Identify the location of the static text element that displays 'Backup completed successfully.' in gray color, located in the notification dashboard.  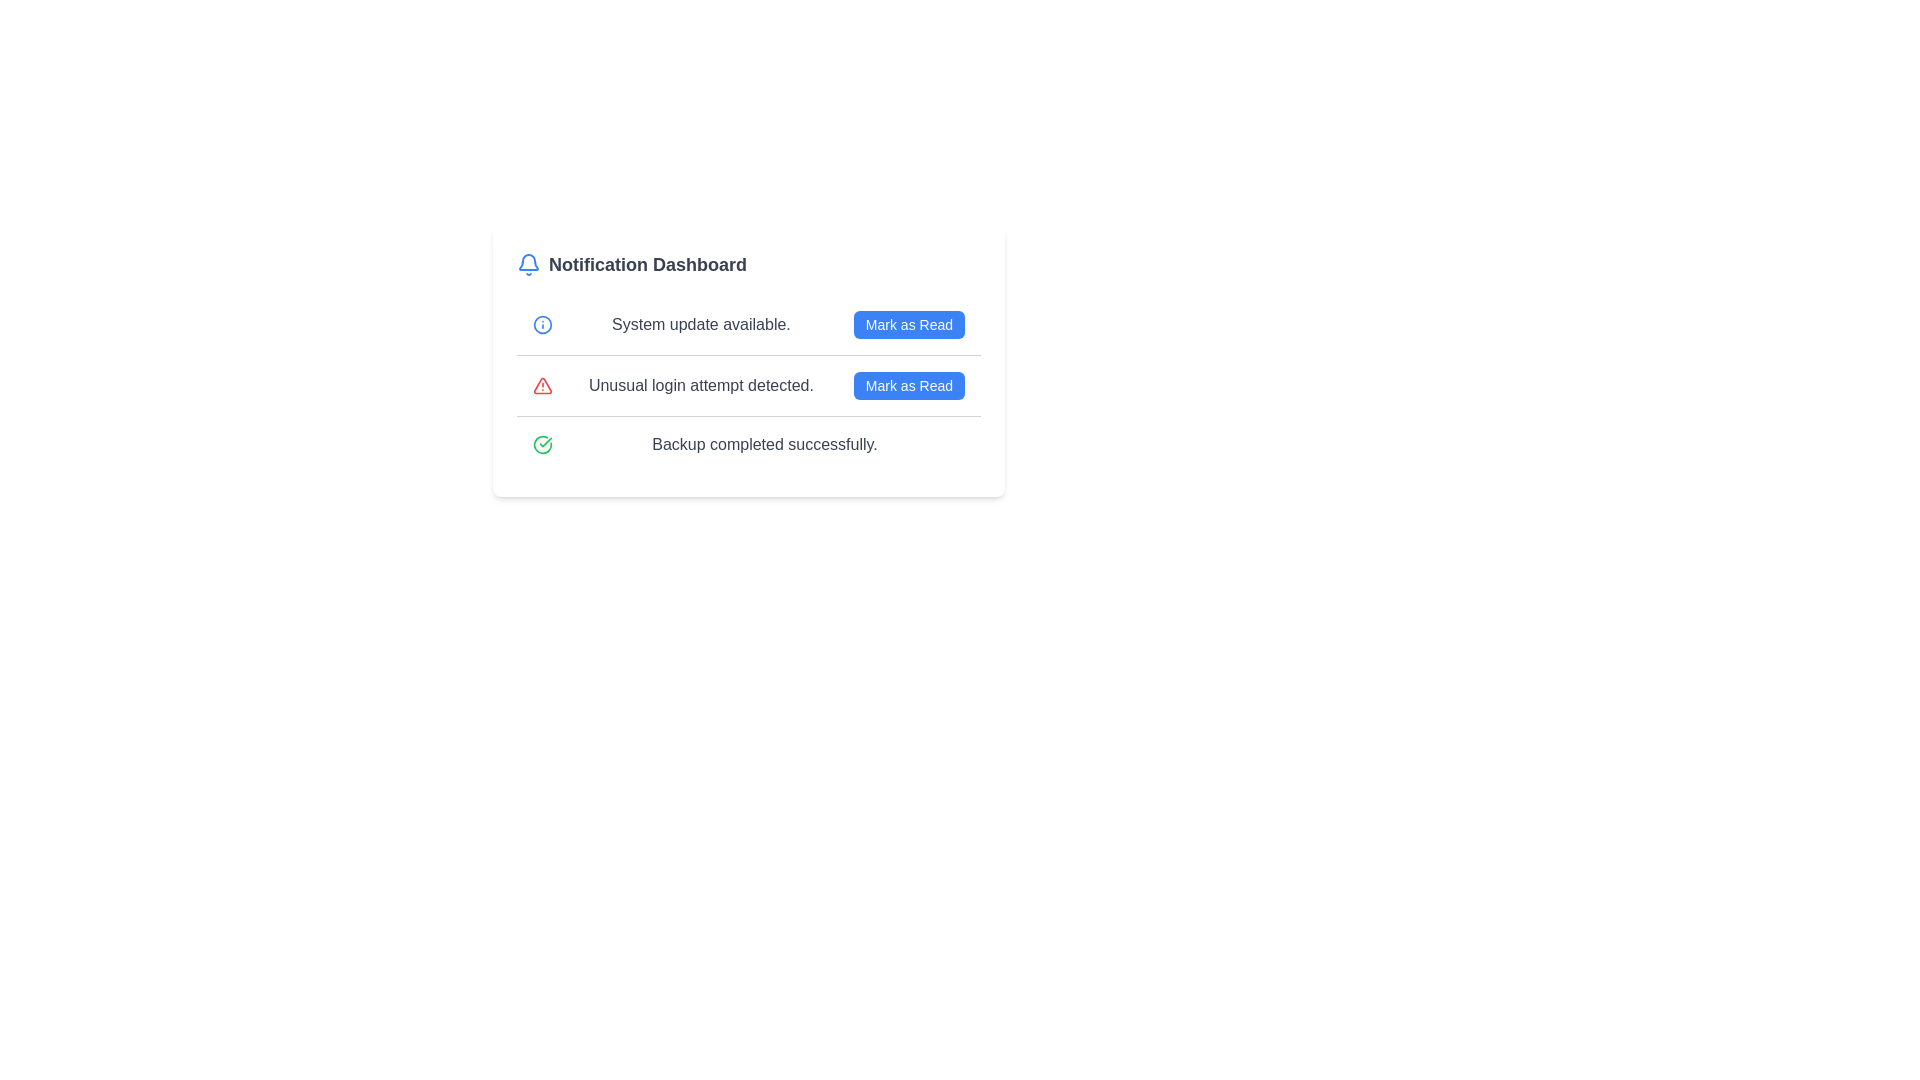
(763, 443).